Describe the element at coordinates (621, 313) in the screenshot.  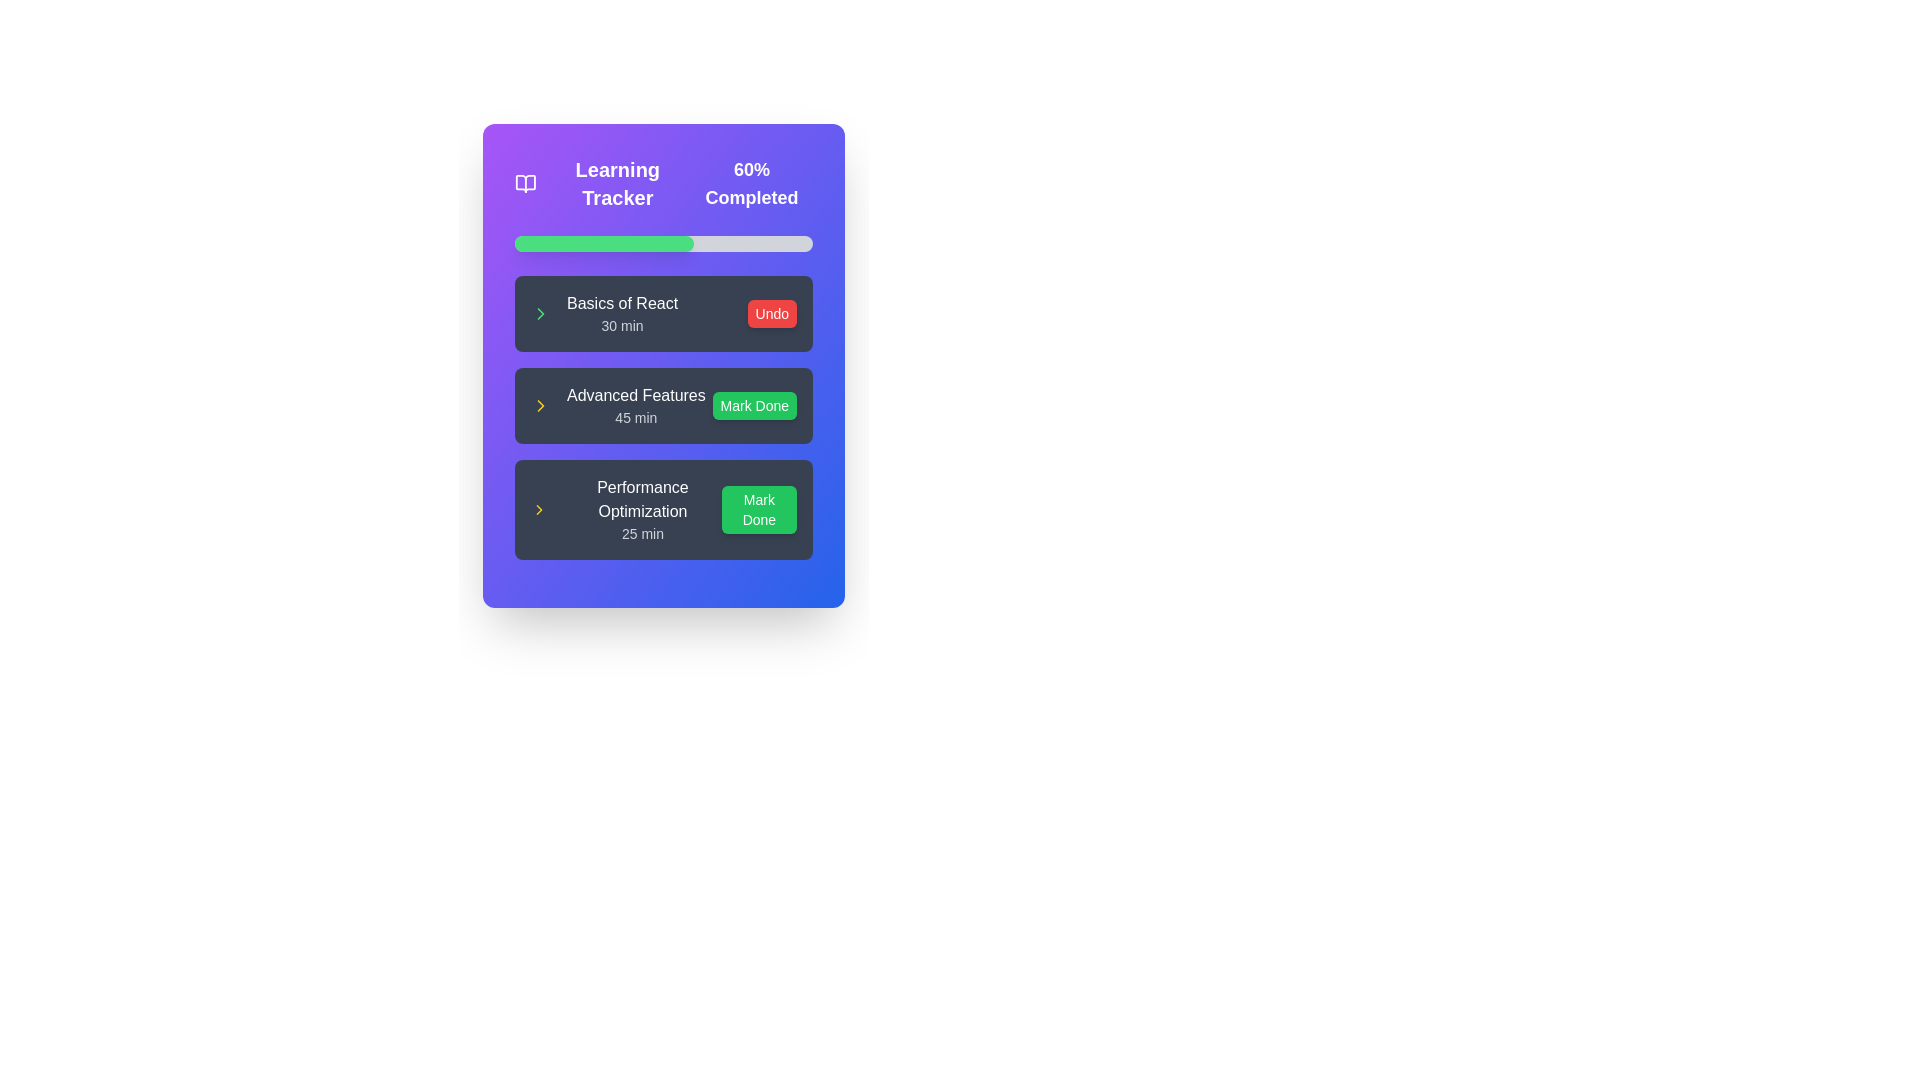
I see `the Text Label for the course module 'Basics of React' to focus the containing box` at that location.